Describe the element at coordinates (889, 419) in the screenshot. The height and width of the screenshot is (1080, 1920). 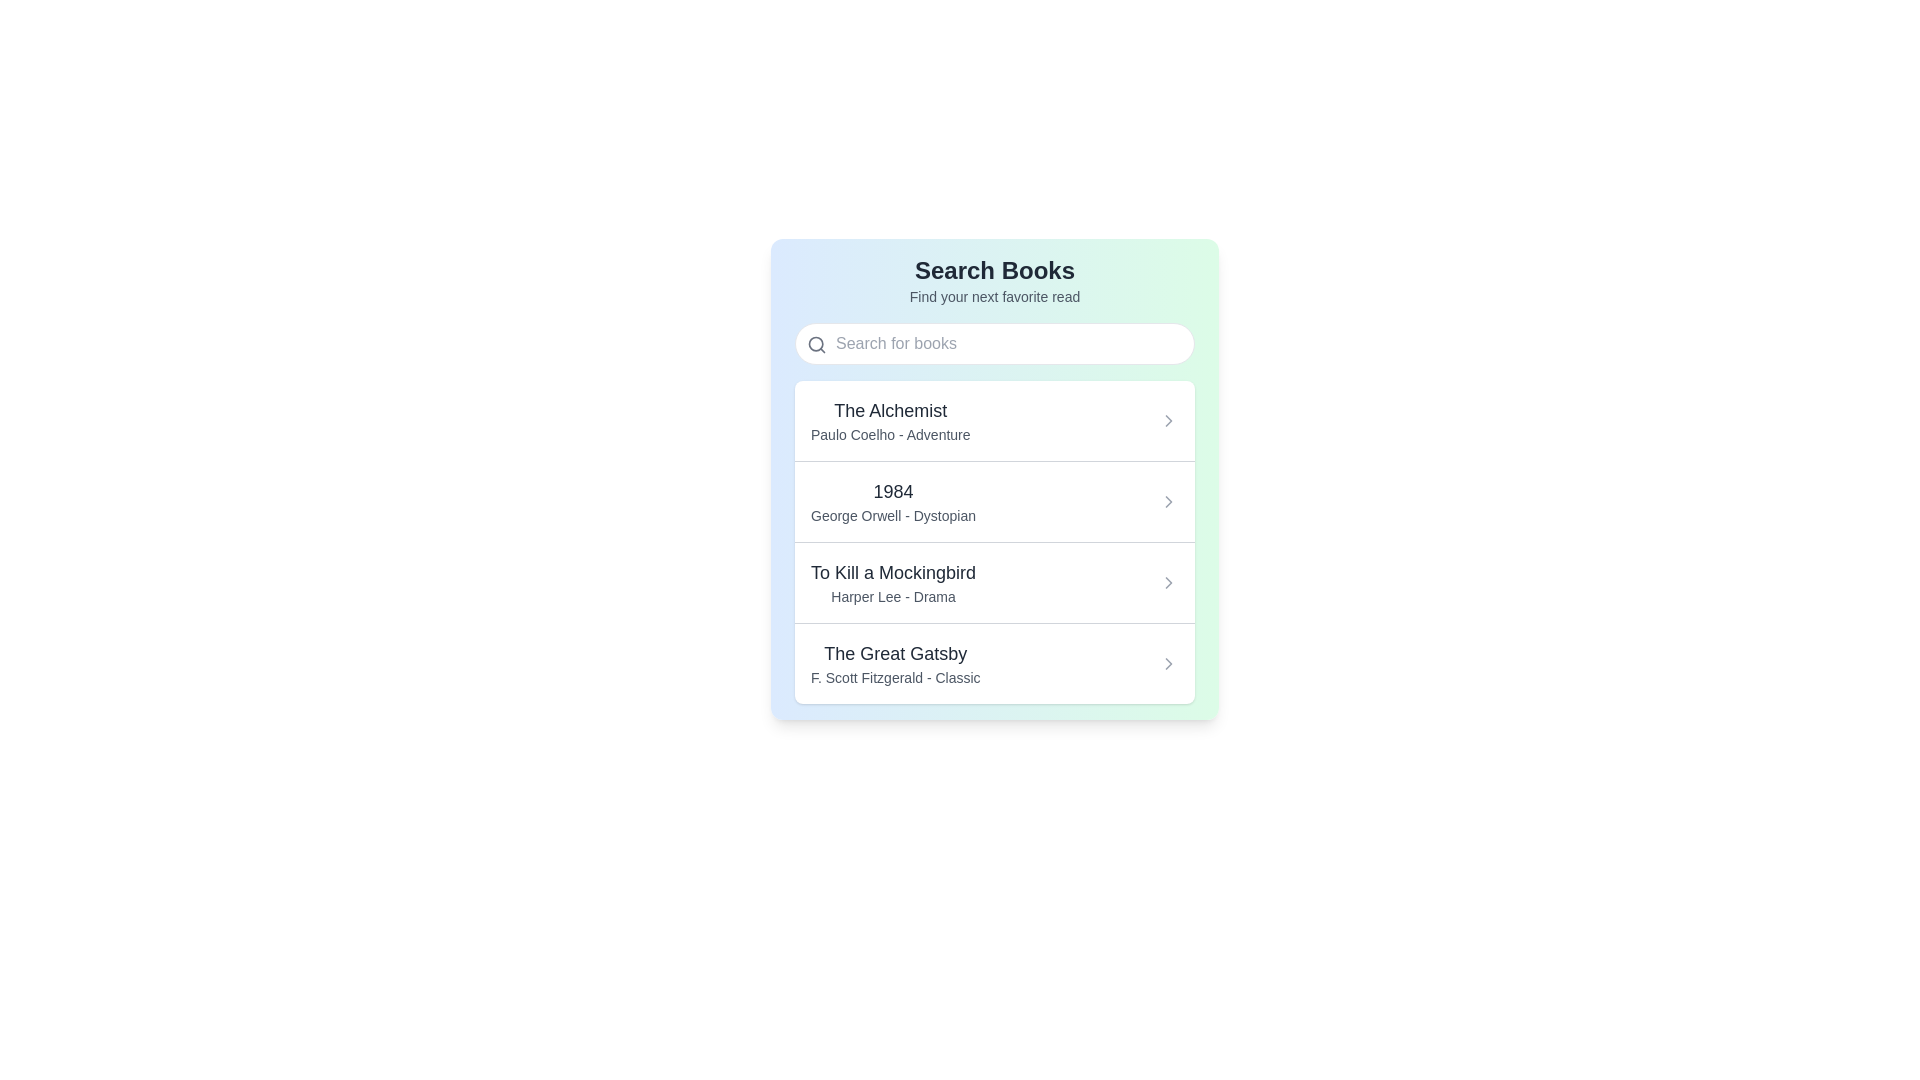
I see `the first selectable item in the book list` at that location.